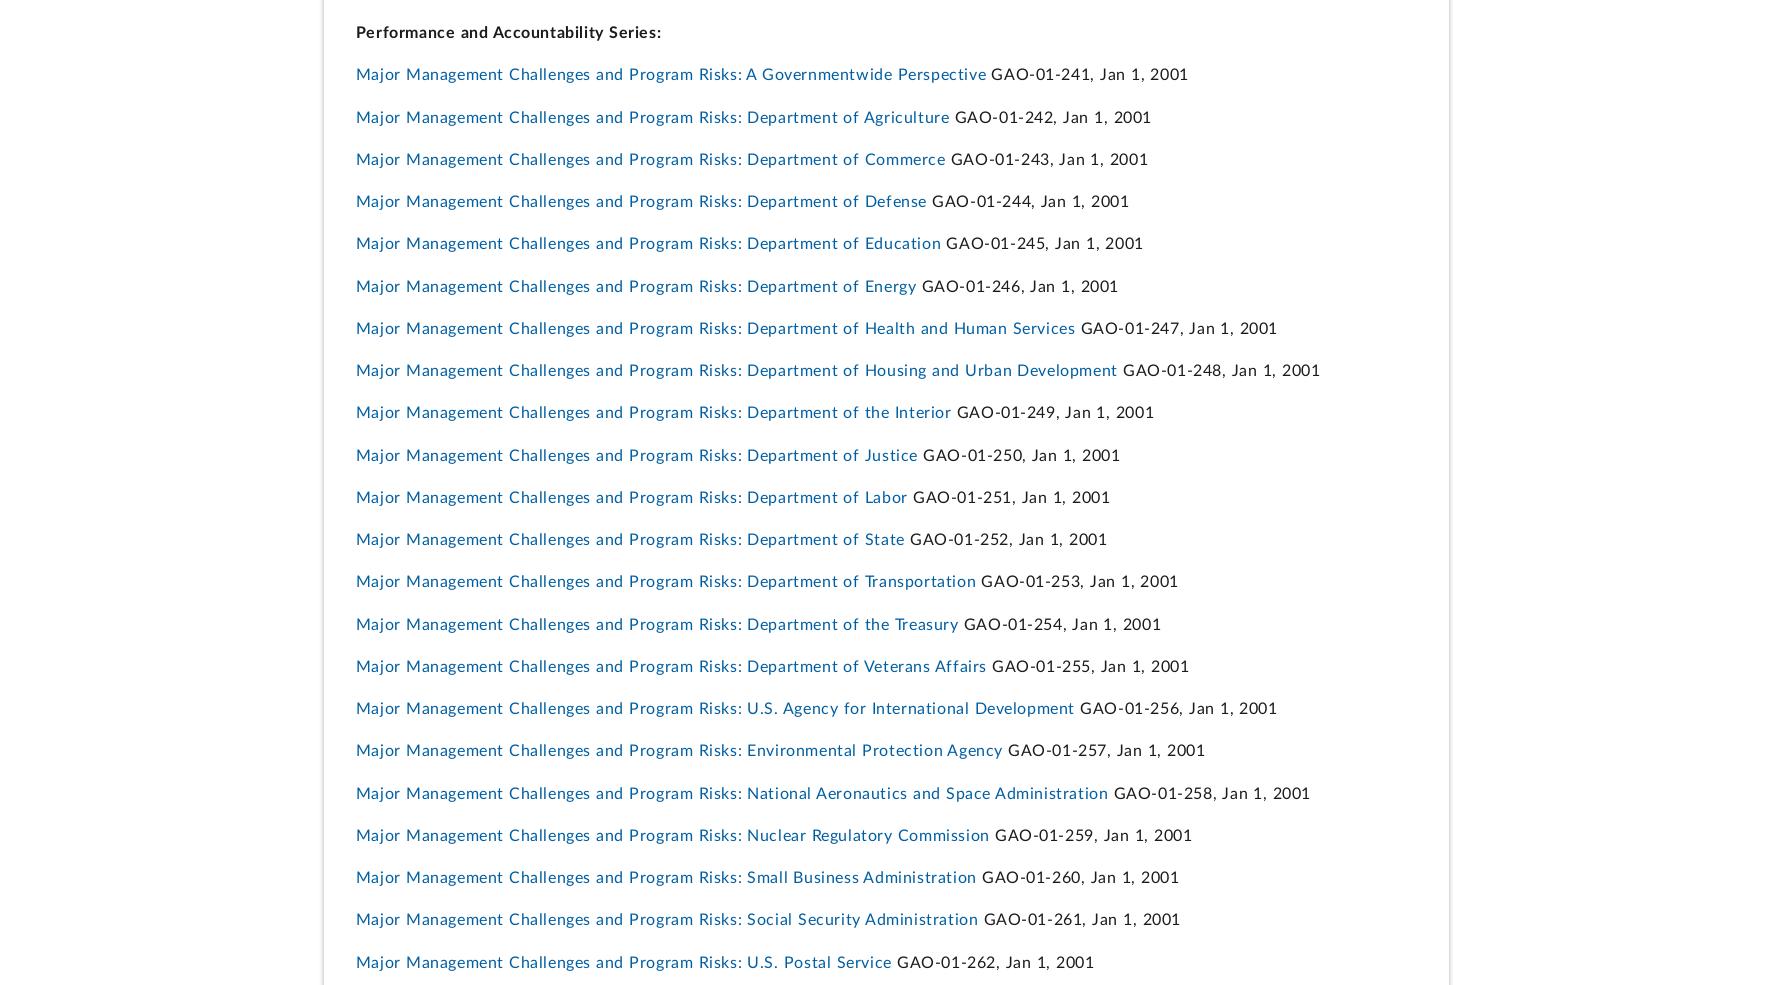 Image resolution: width=1773 pixels, height=985 pixels. I want to click on 'GAO-01-247, Jan 1, 2001', so click(1176, 328).